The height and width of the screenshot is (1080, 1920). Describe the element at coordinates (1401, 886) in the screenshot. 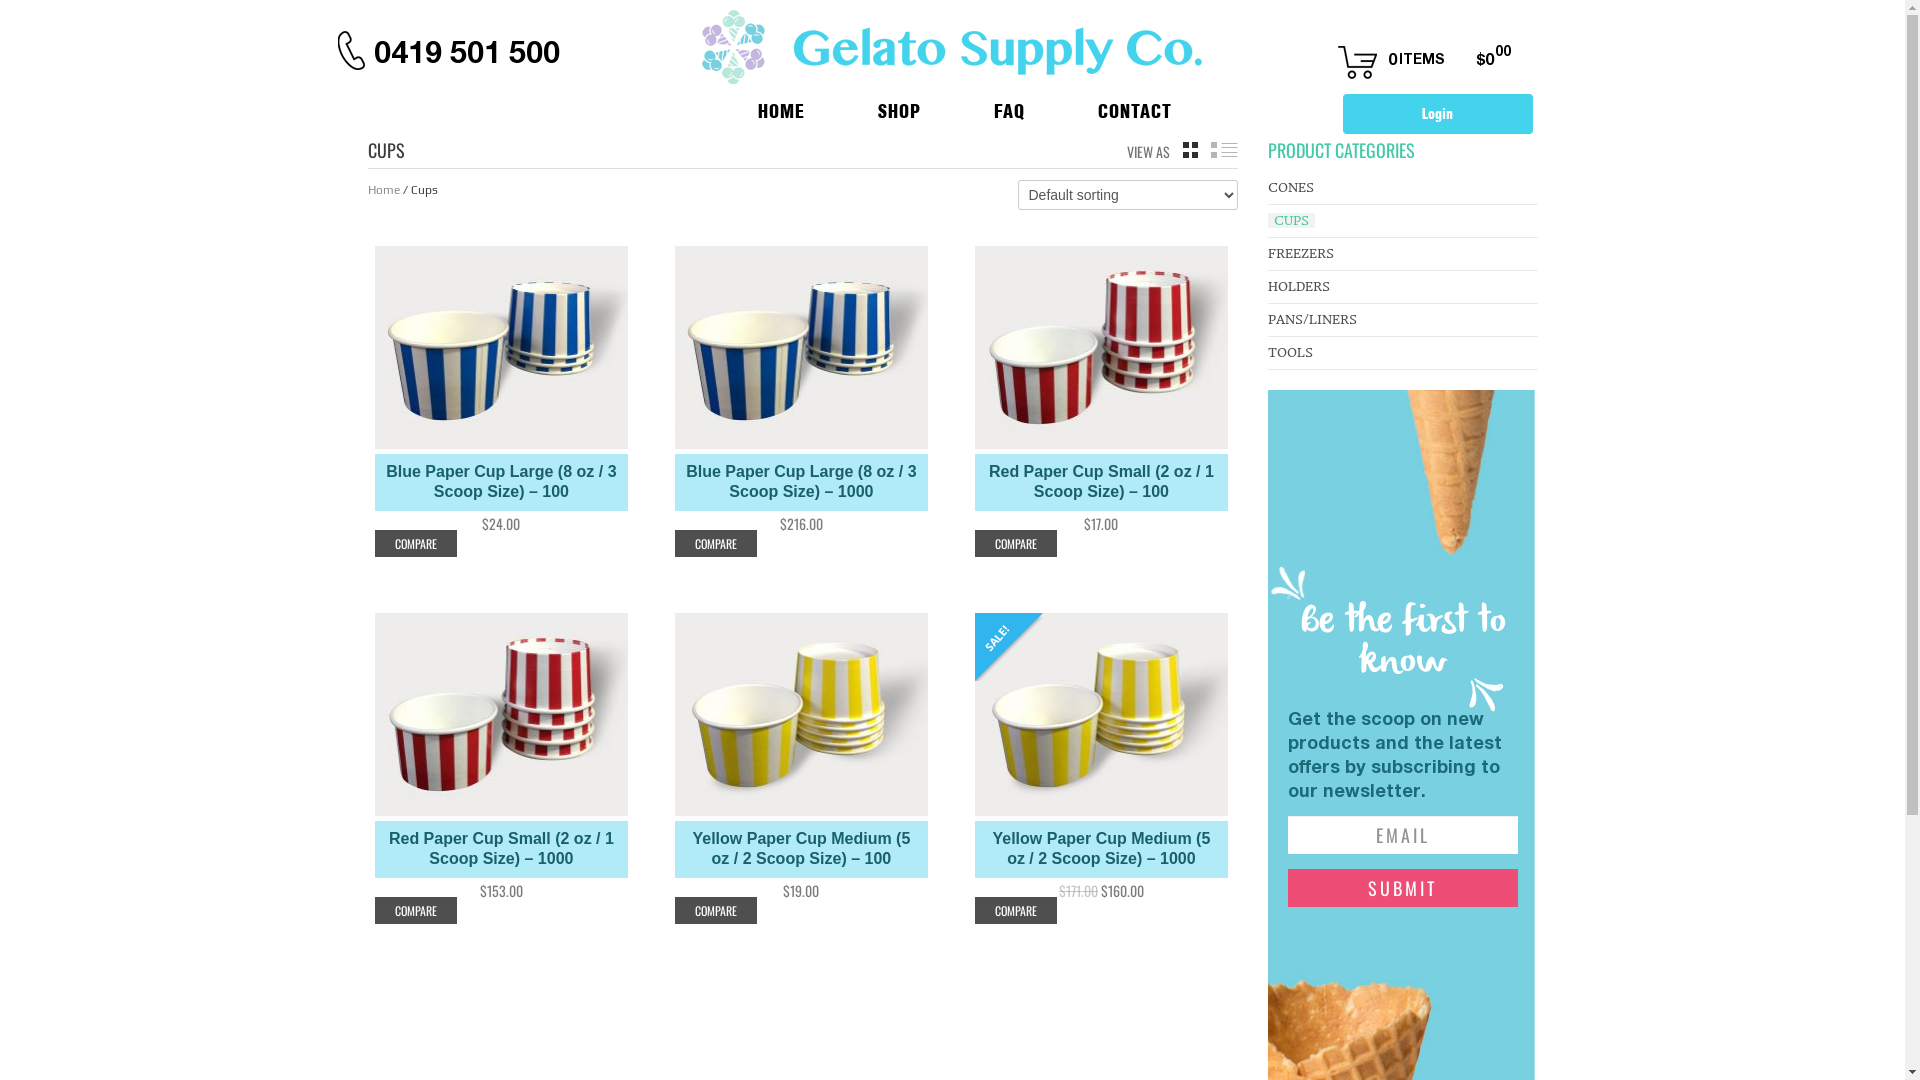

I see `'Submit'` at that location.